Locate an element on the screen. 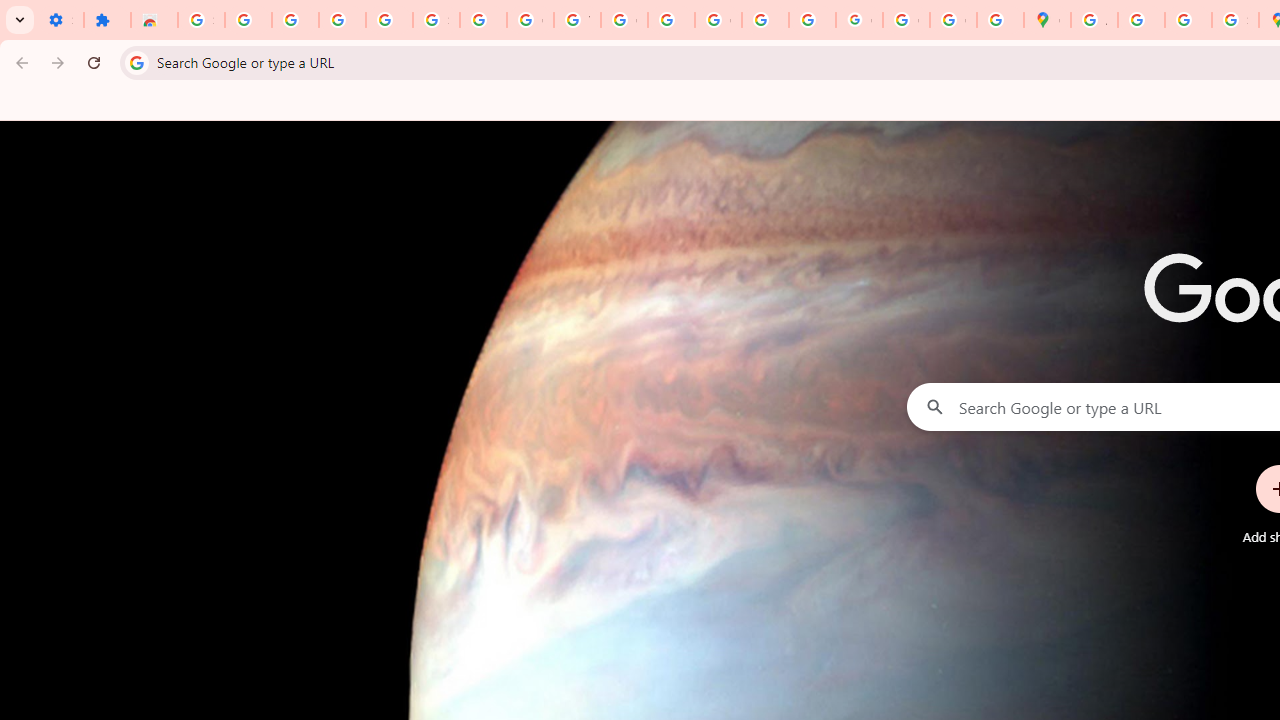 The image size is (1280, 720). 'Reviews: Helix Fruit Jump Arcade Game' is located at coordinates (153, 20).